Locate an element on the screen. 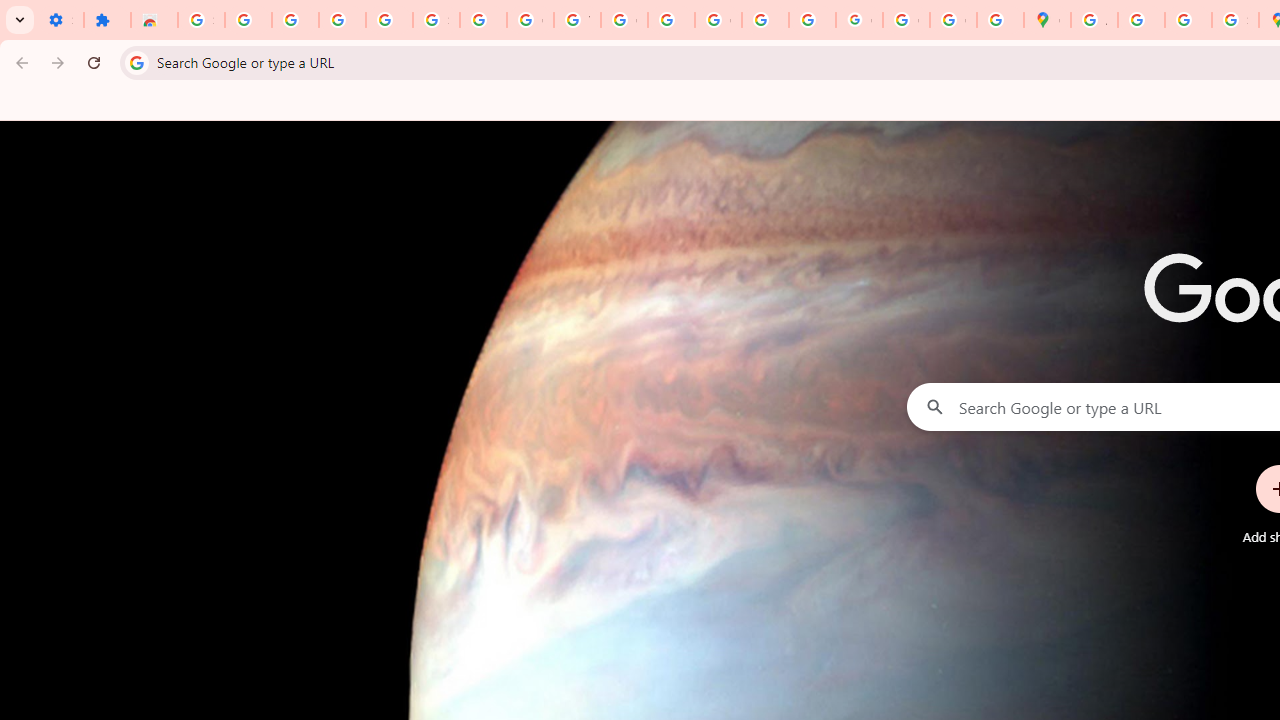 The image size is (1280, 720). 'Reviews: Helix Fruit Jump Arcade Game' is located at coordinates (153, 20).